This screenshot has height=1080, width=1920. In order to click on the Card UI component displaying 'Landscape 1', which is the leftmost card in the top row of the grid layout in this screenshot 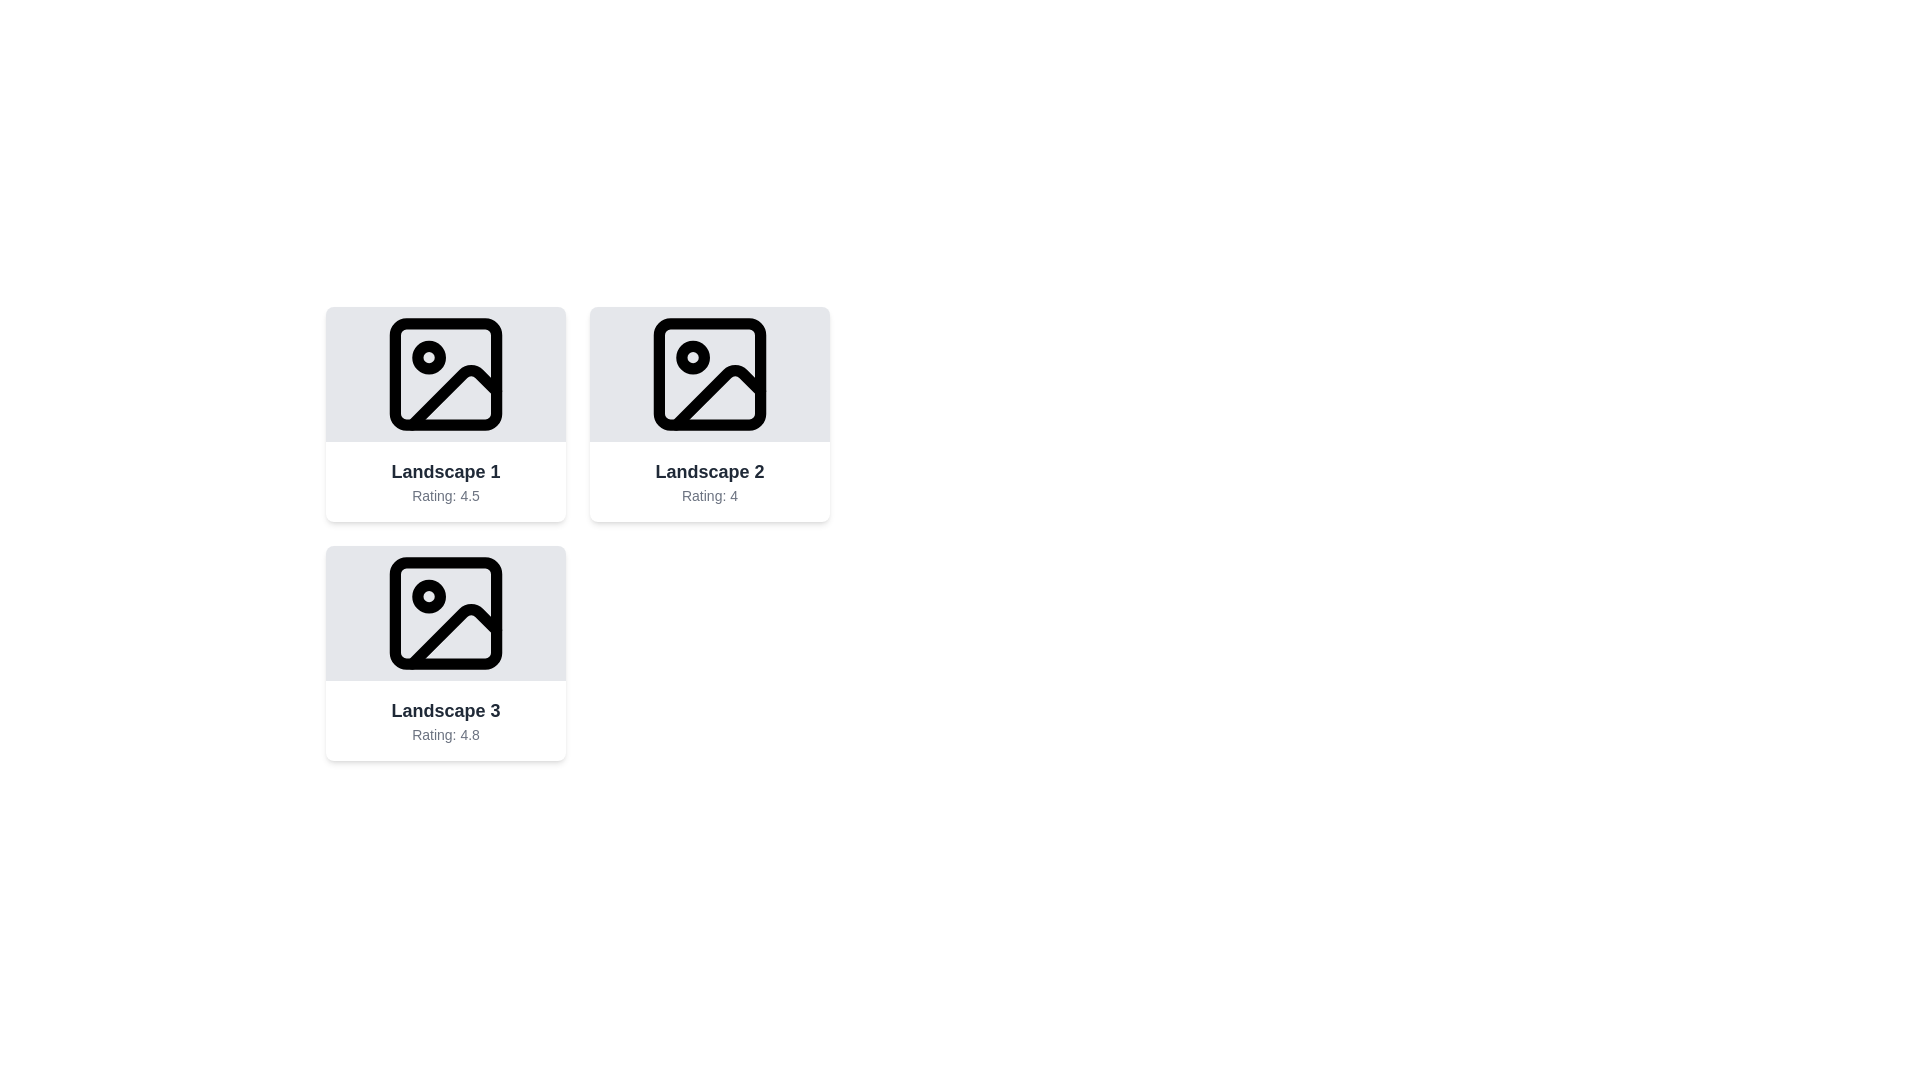, I will do `click(445, 413)`.